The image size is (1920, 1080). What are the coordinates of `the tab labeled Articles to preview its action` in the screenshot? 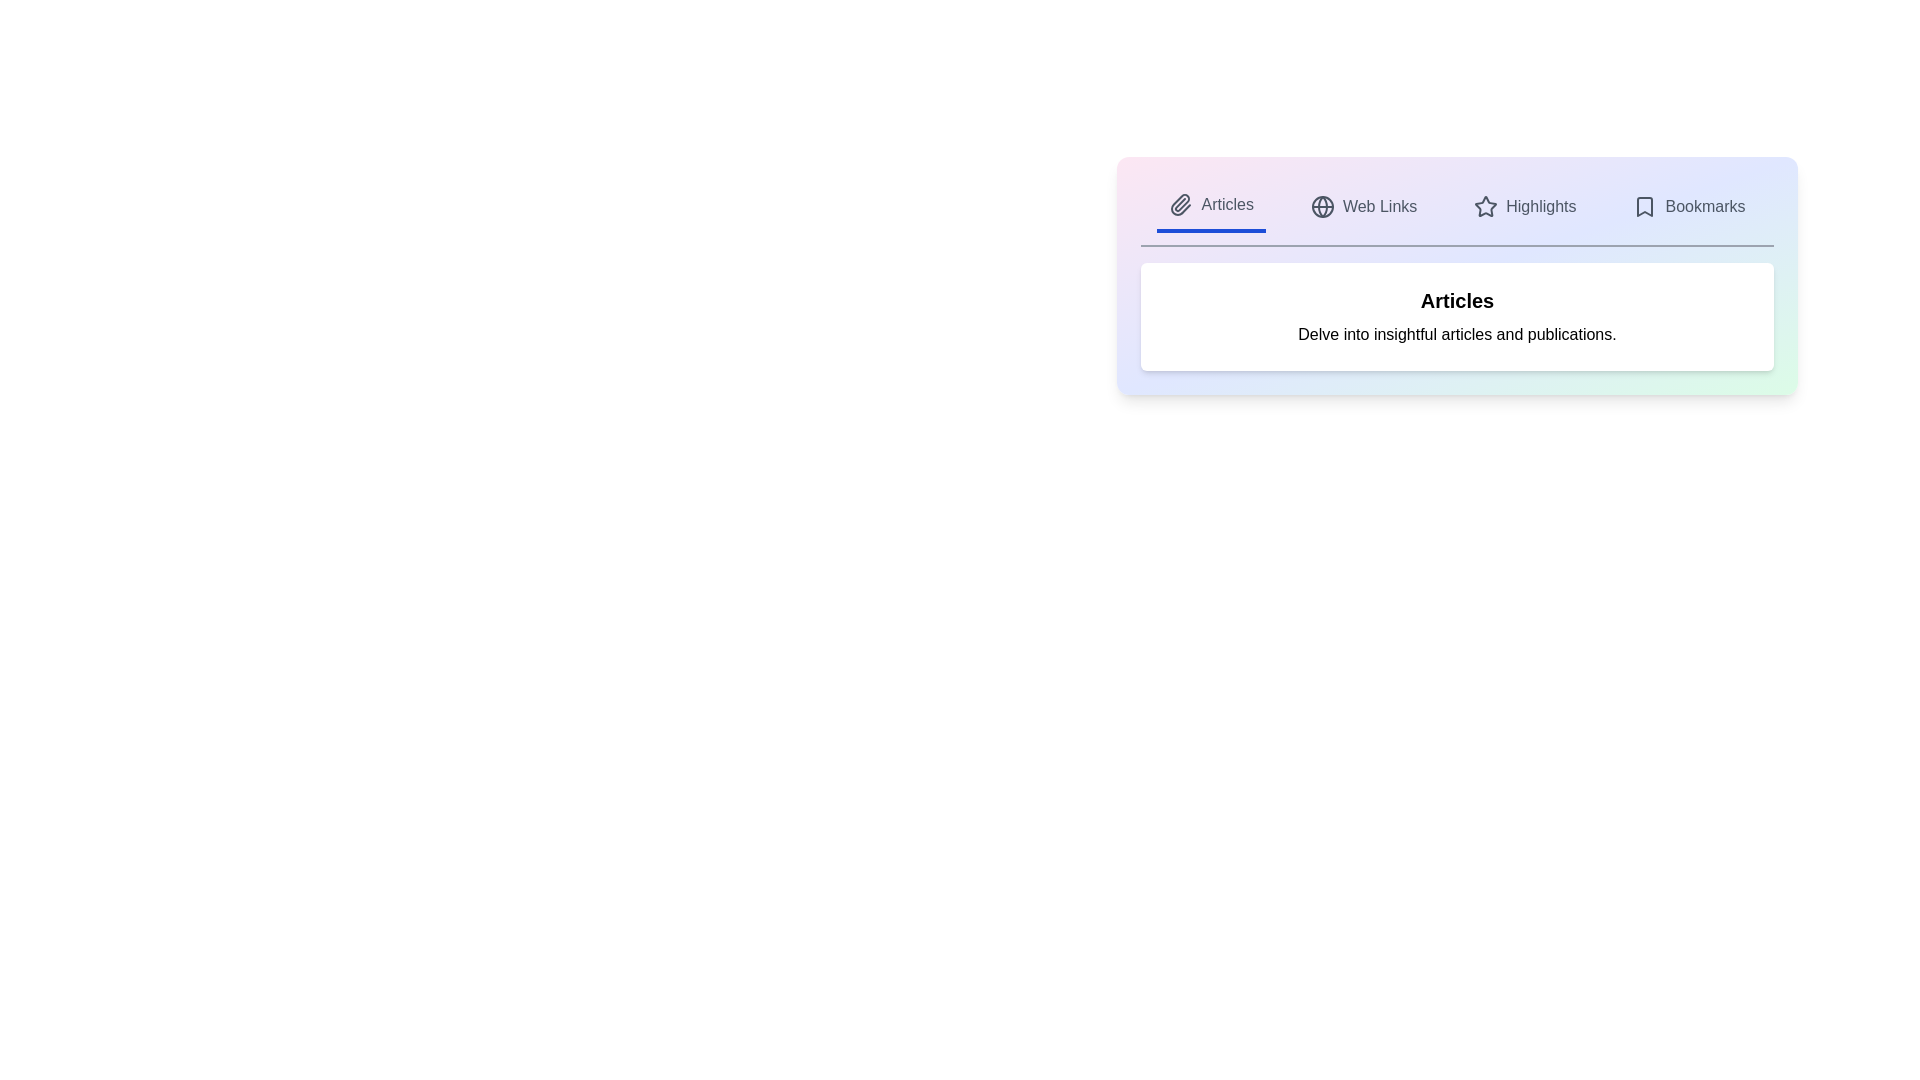 It's located at (1210, 207).